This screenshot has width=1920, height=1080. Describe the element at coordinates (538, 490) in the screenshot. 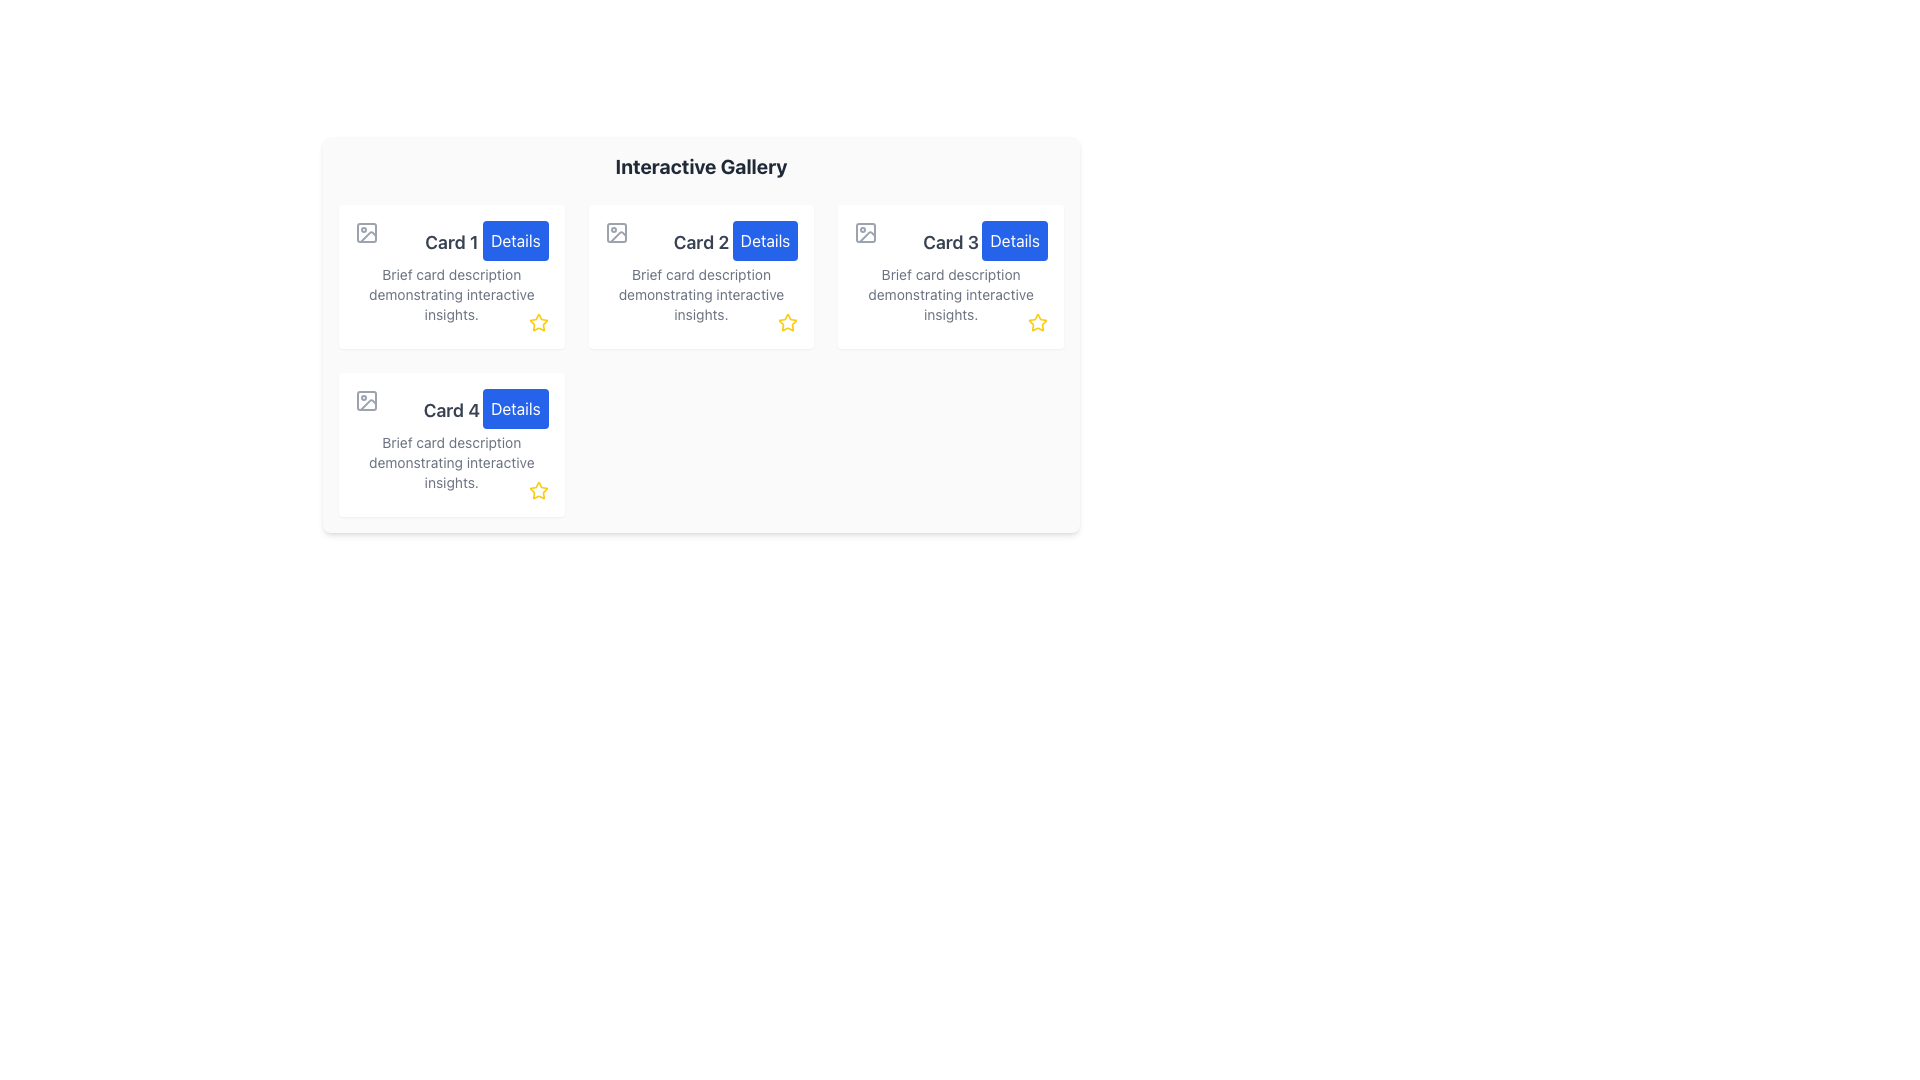

I see `the yellow star-shaped icon located at the bottom-right corner of the 'Card 4' in the Interactive Gallery, which serves as a rating or favorite indicator` at that location.